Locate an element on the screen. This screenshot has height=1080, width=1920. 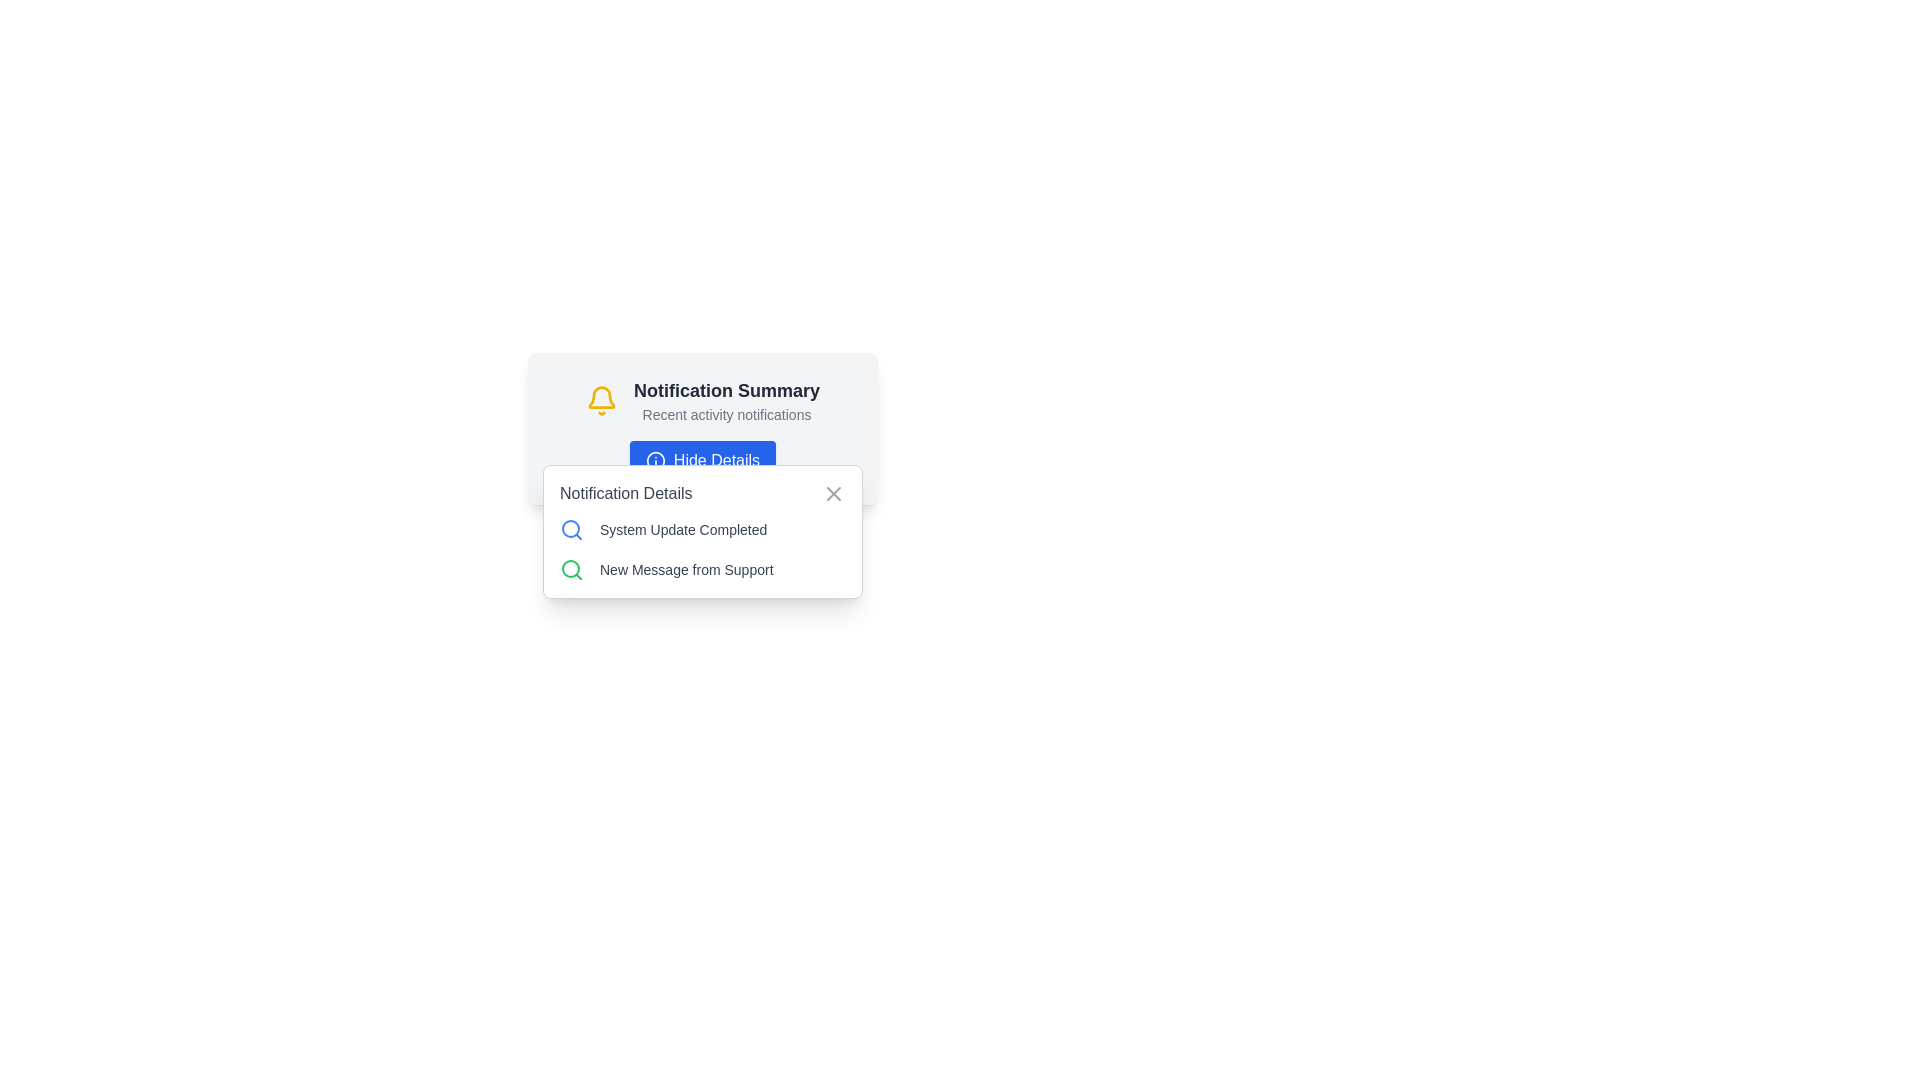
the search icon located in the upper-left corner of the notification detail column, aligned with the text 'System Update Completed' is located at coordinates (570, 528).